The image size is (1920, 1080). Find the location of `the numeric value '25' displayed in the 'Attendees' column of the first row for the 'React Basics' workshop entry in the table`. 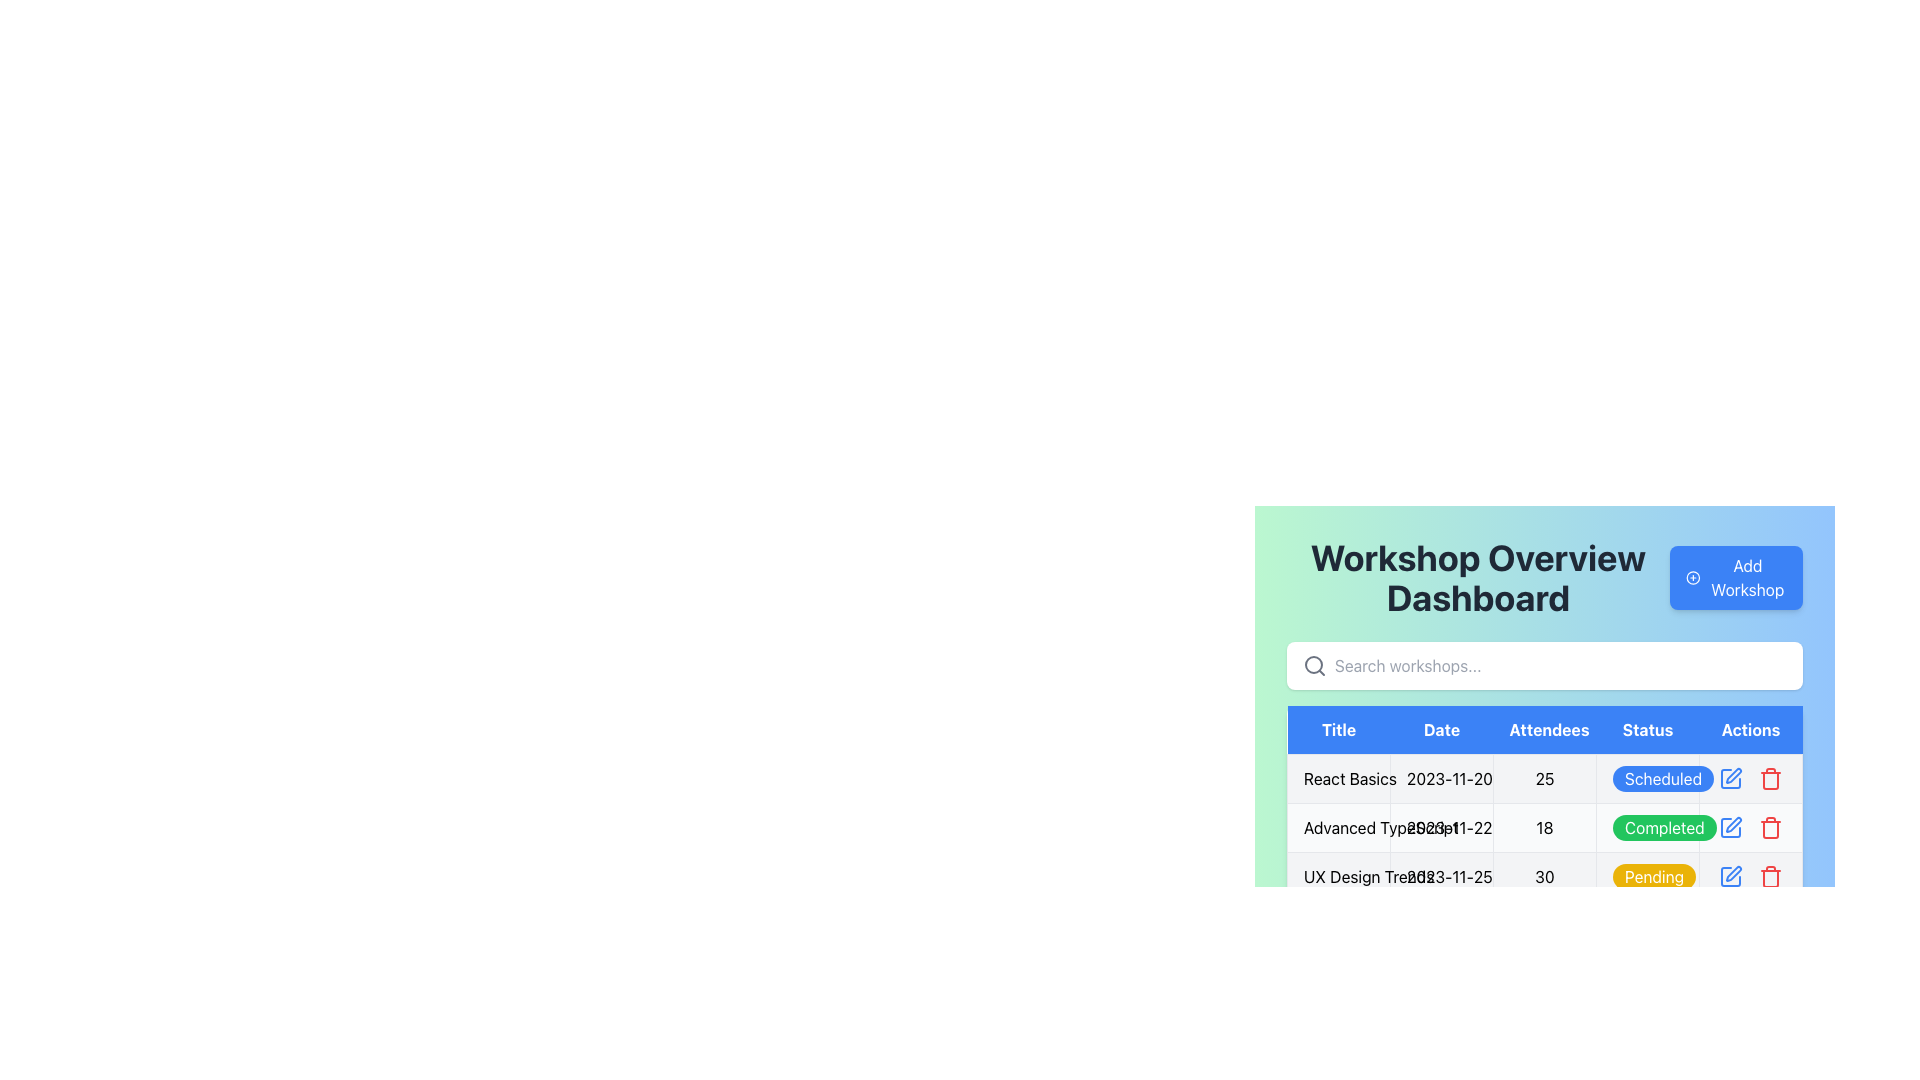

the numeric value '25' displayed in the 'Attendees' column of the first row for the 'React Basics' workshop entry in the table is located at coordinates (1544, 778).